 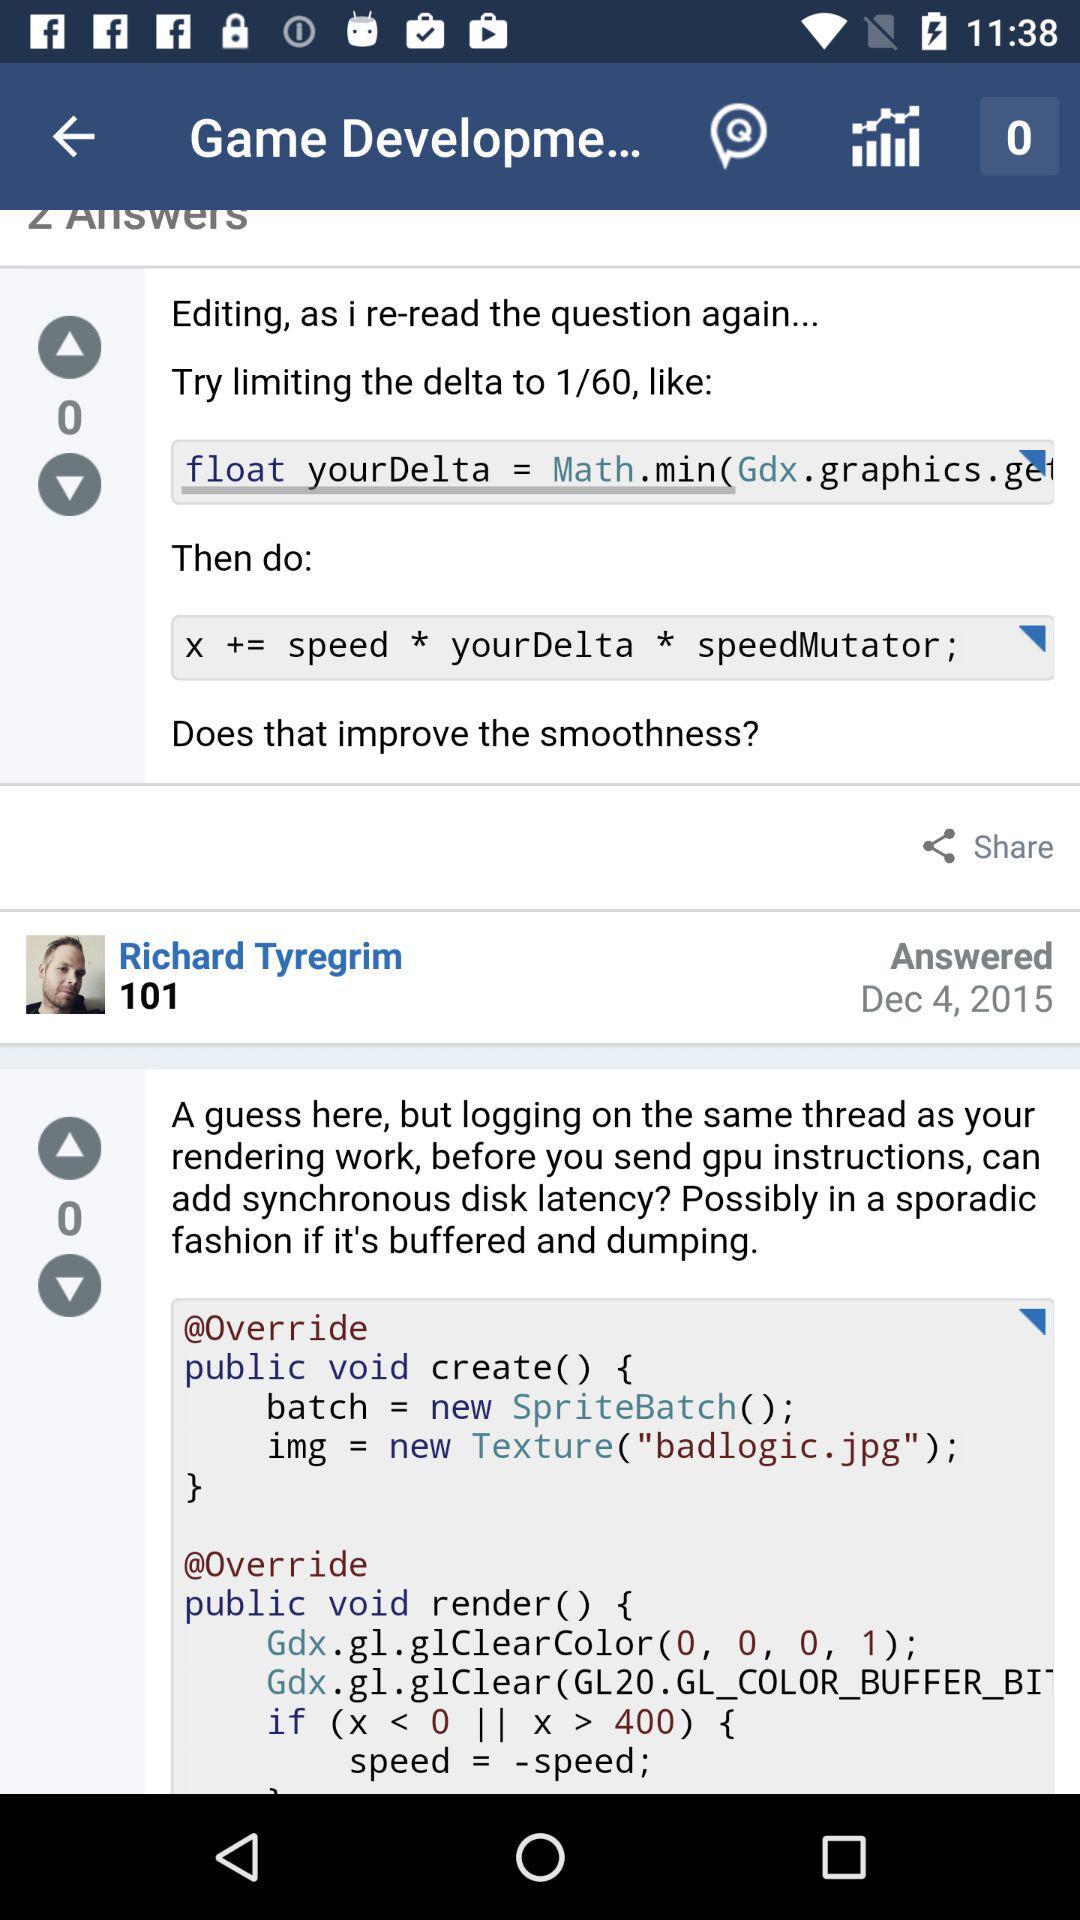 I want to click on image option of the mail, so click(x=64, y=974).